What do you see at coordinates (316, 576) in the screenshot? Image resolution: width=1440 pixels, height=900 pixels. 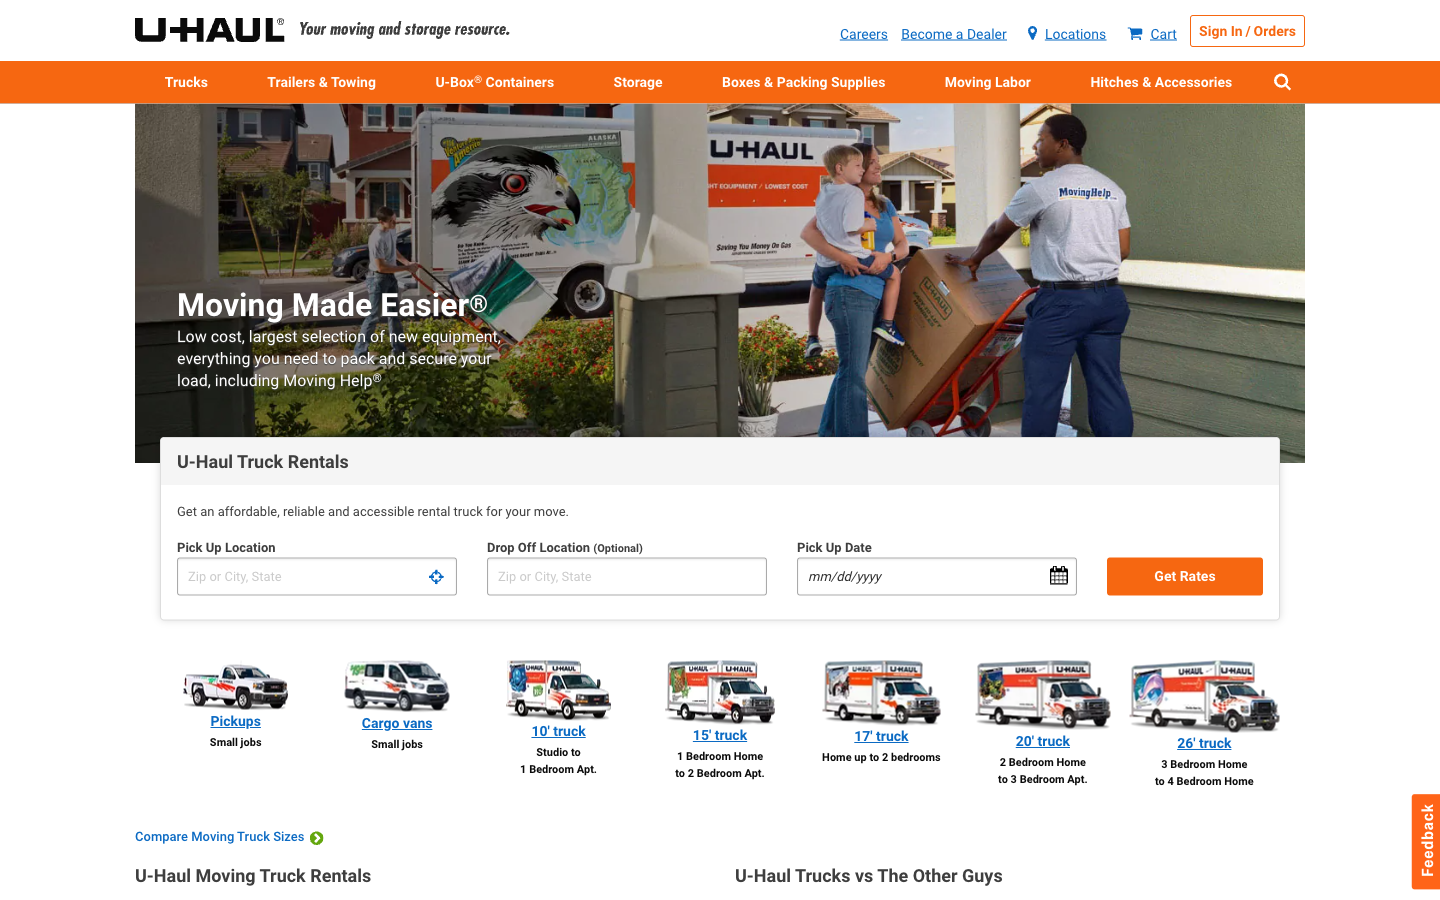 I see `Get rates for truck rental with pick up at A and drop off at B` at bounding box center [316, 576].